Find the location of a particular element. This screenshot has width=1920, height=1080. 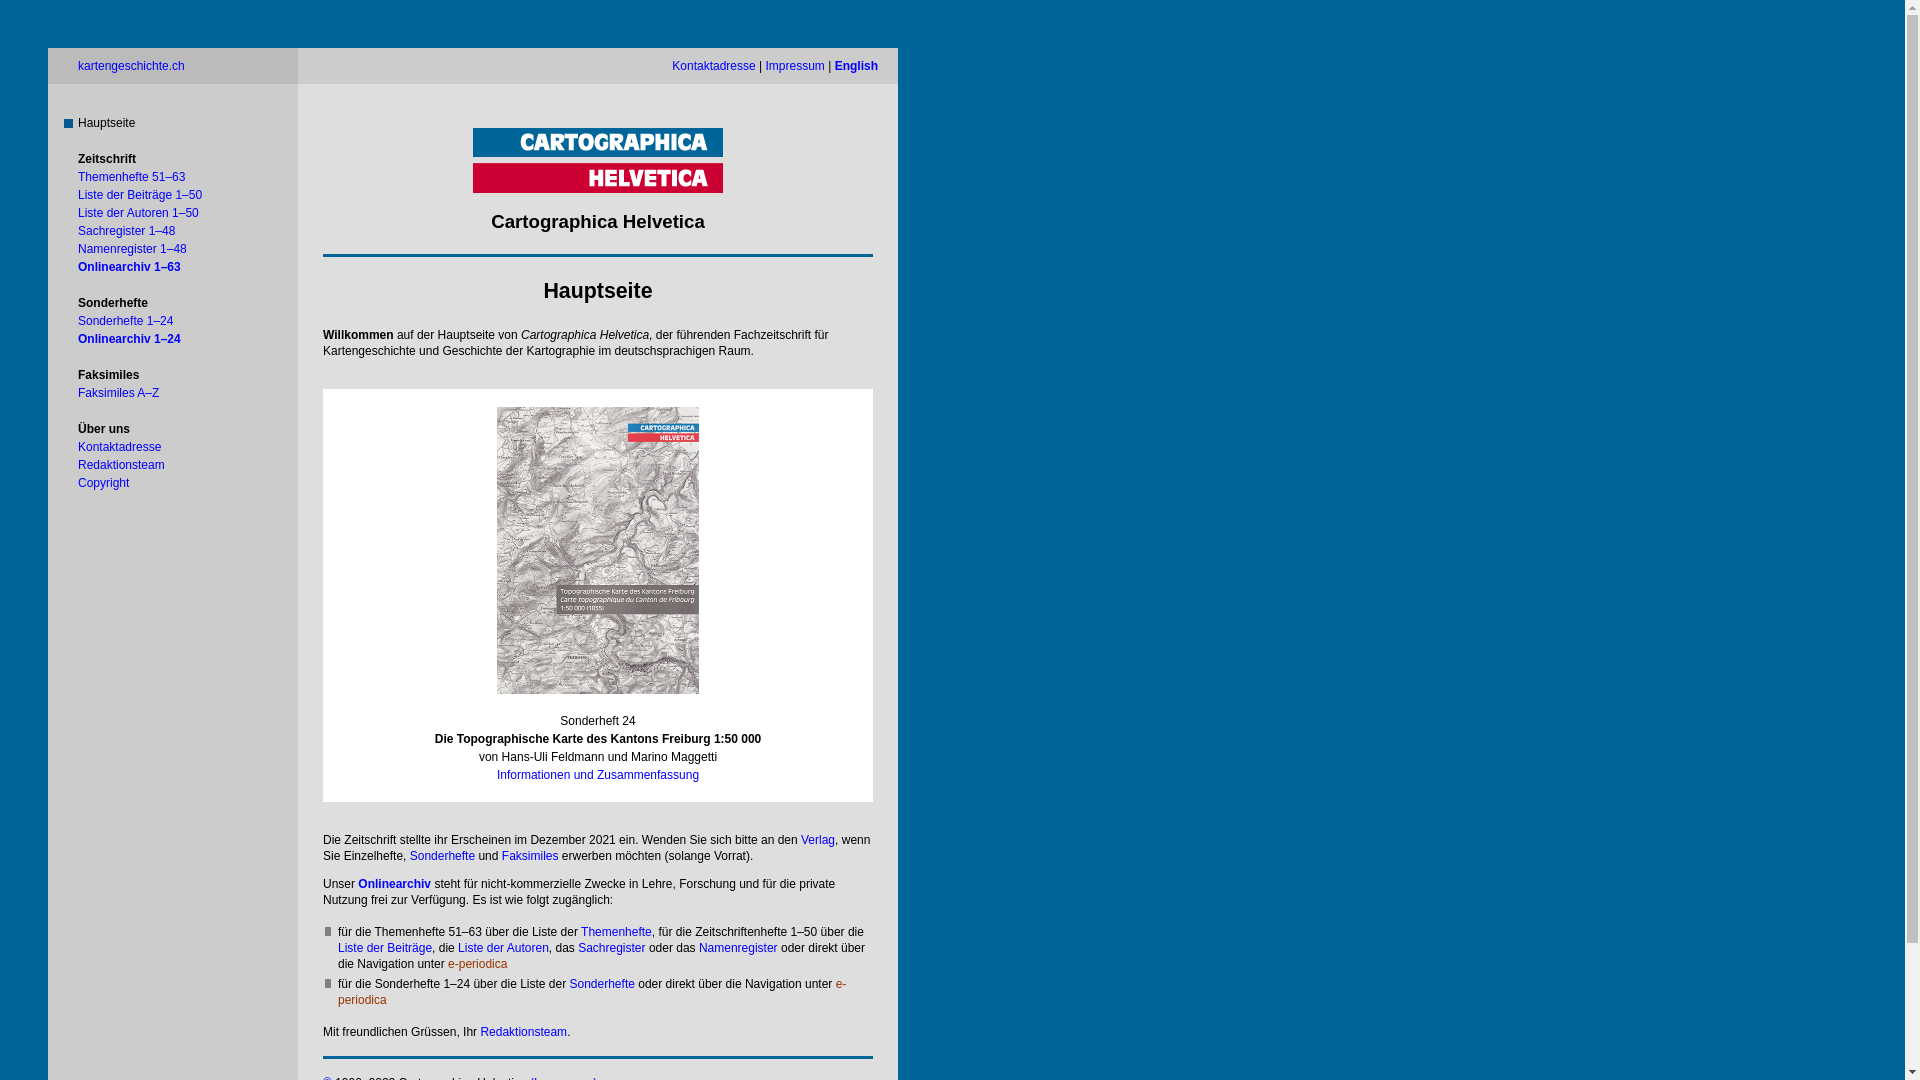

'Kontaktadresse' is located at coordinates (713, 64).